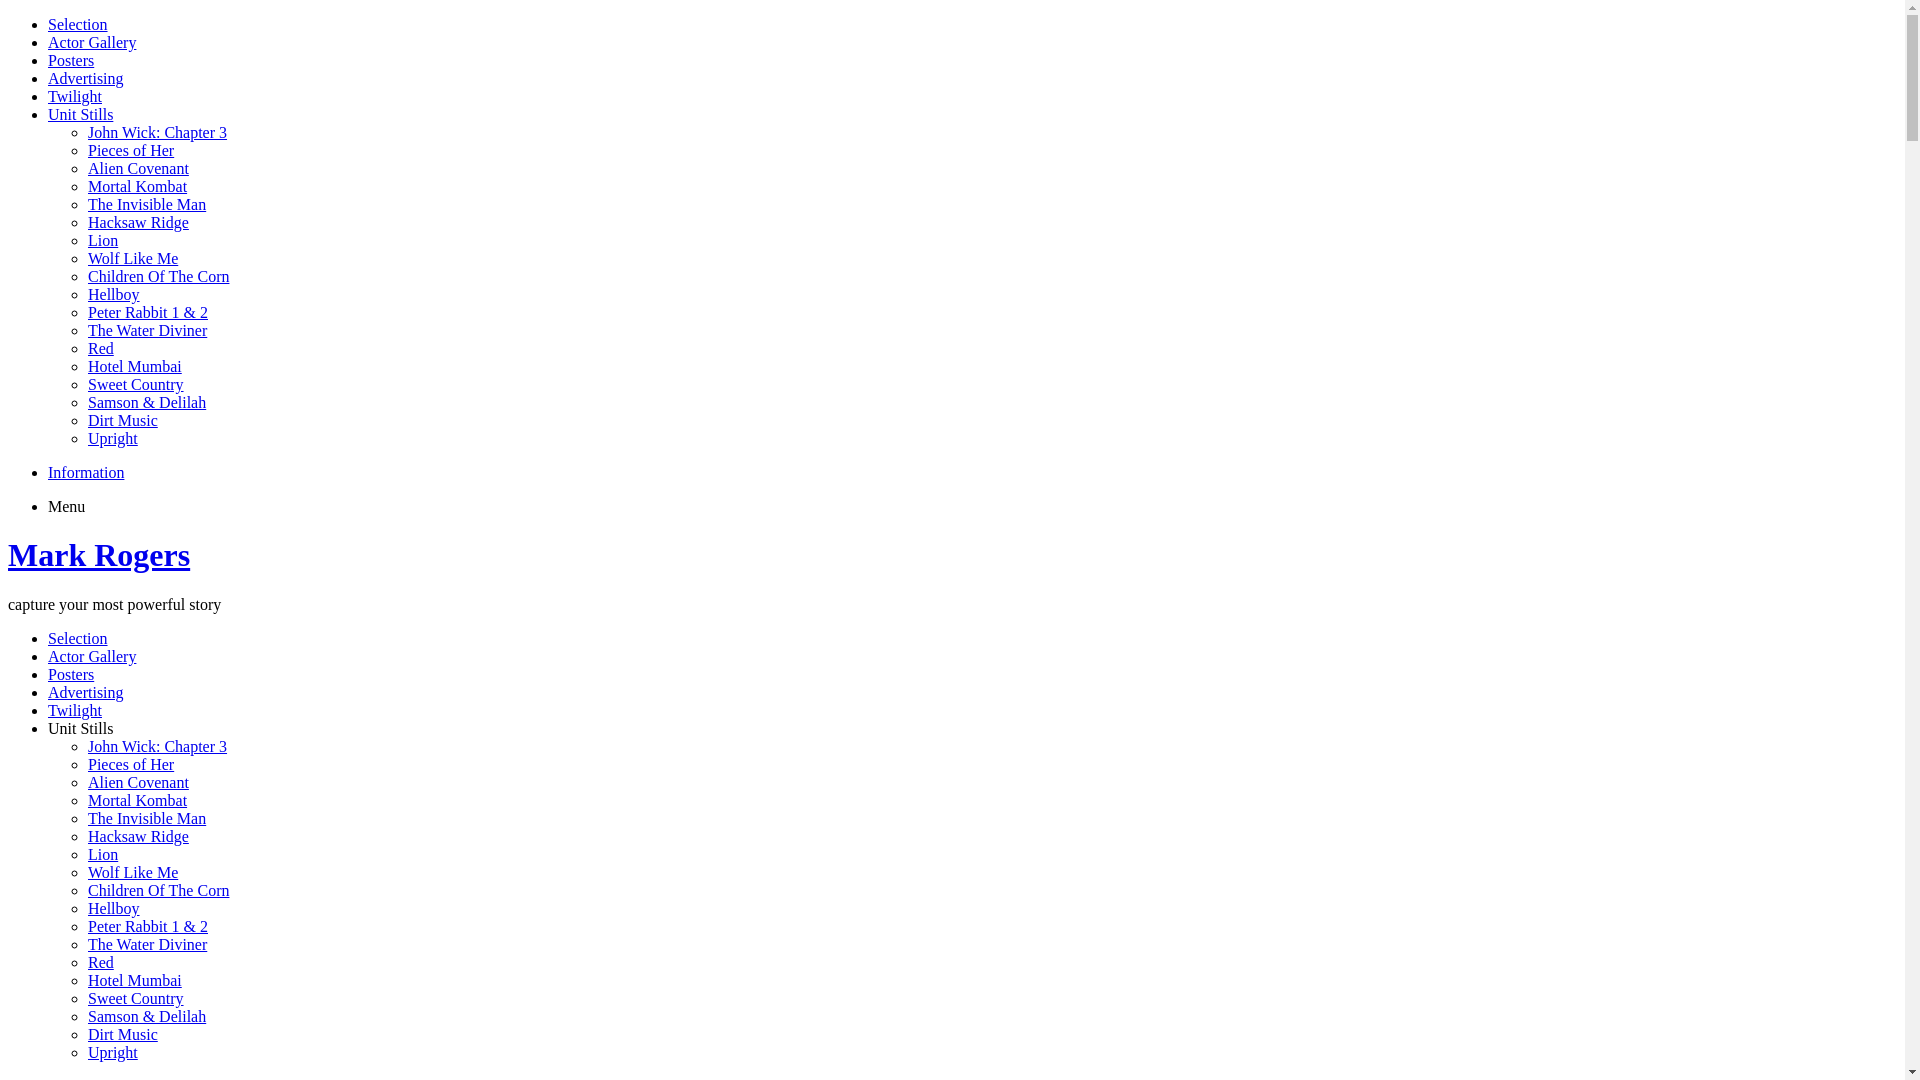 The width and height of the screenshot is (1920, 1080). What do you see at coordinates (156, 132) in the screenshot?
I see `'John Wick: Chapter 3'` at bounding box center [156, 132].